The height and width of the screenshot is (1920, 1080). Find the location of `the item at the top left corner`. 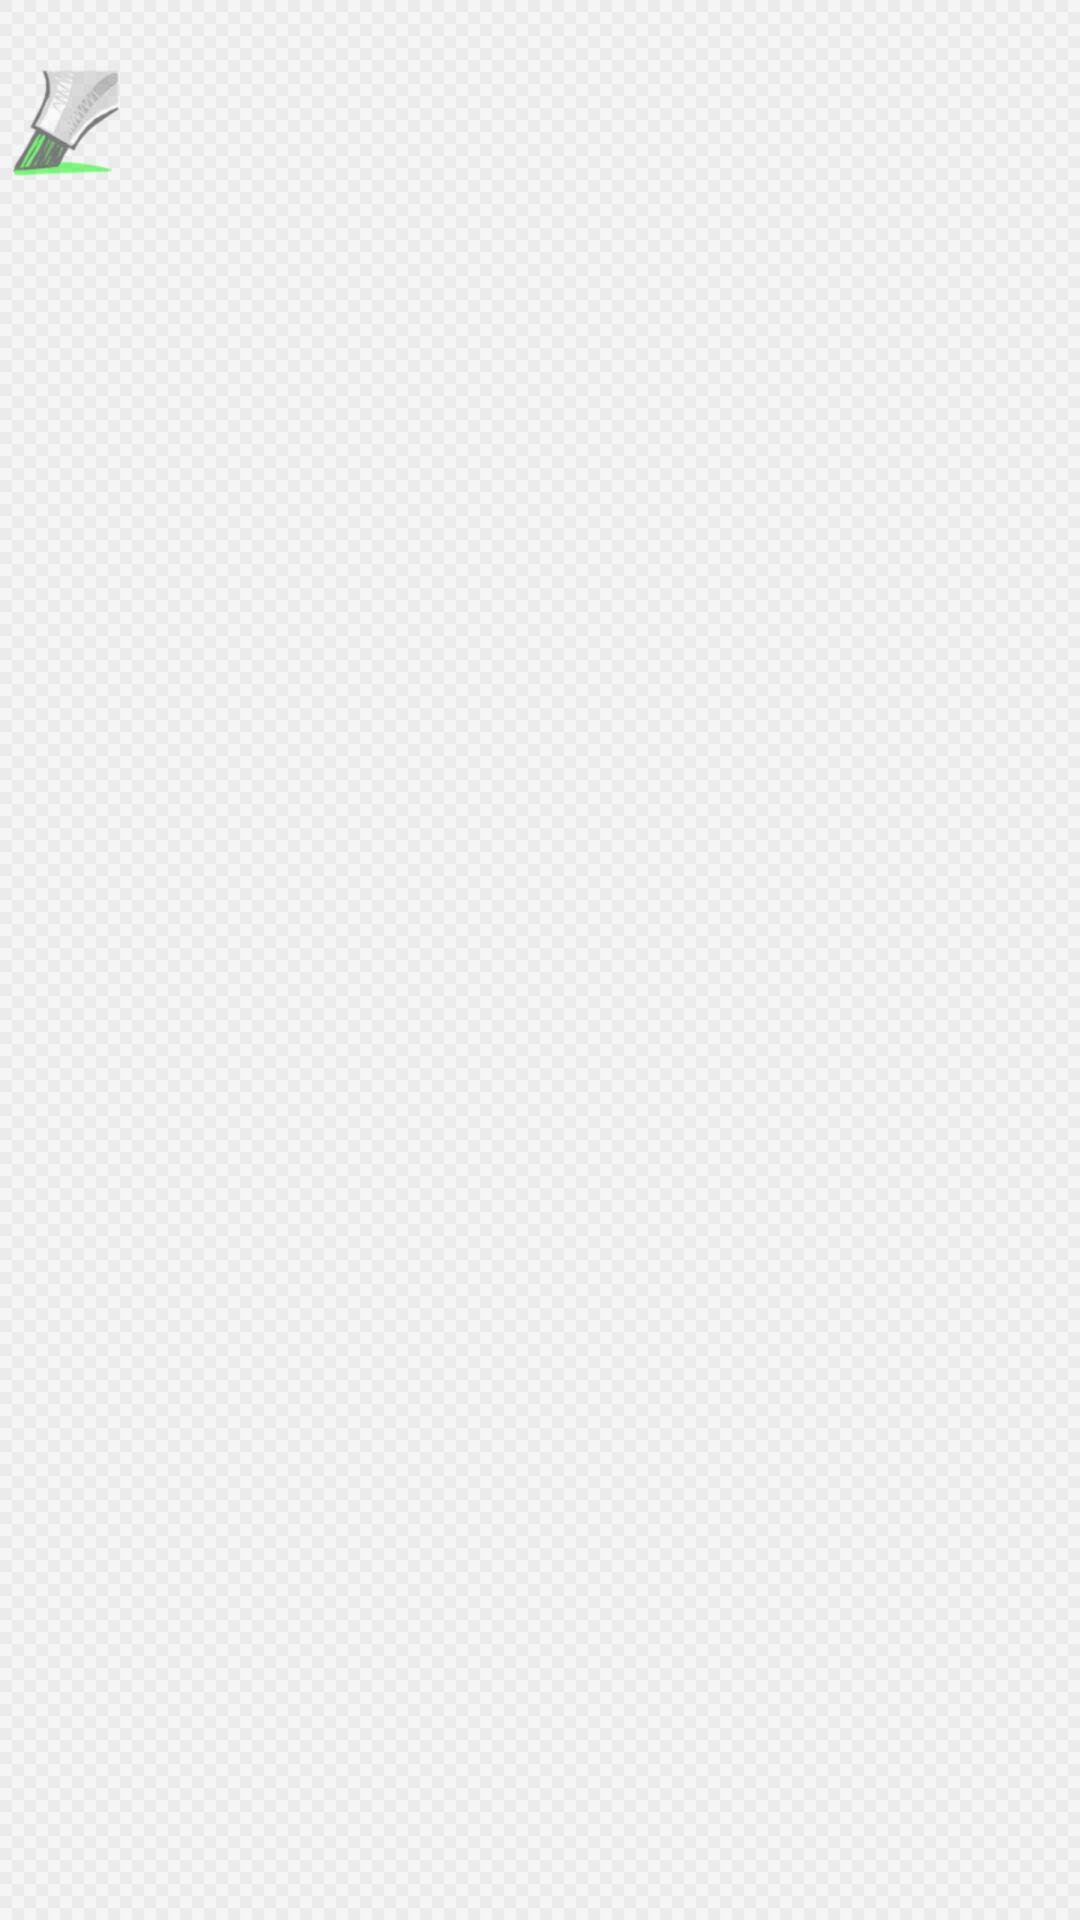

the item at the top left corner is located at coordinates (61, 124).